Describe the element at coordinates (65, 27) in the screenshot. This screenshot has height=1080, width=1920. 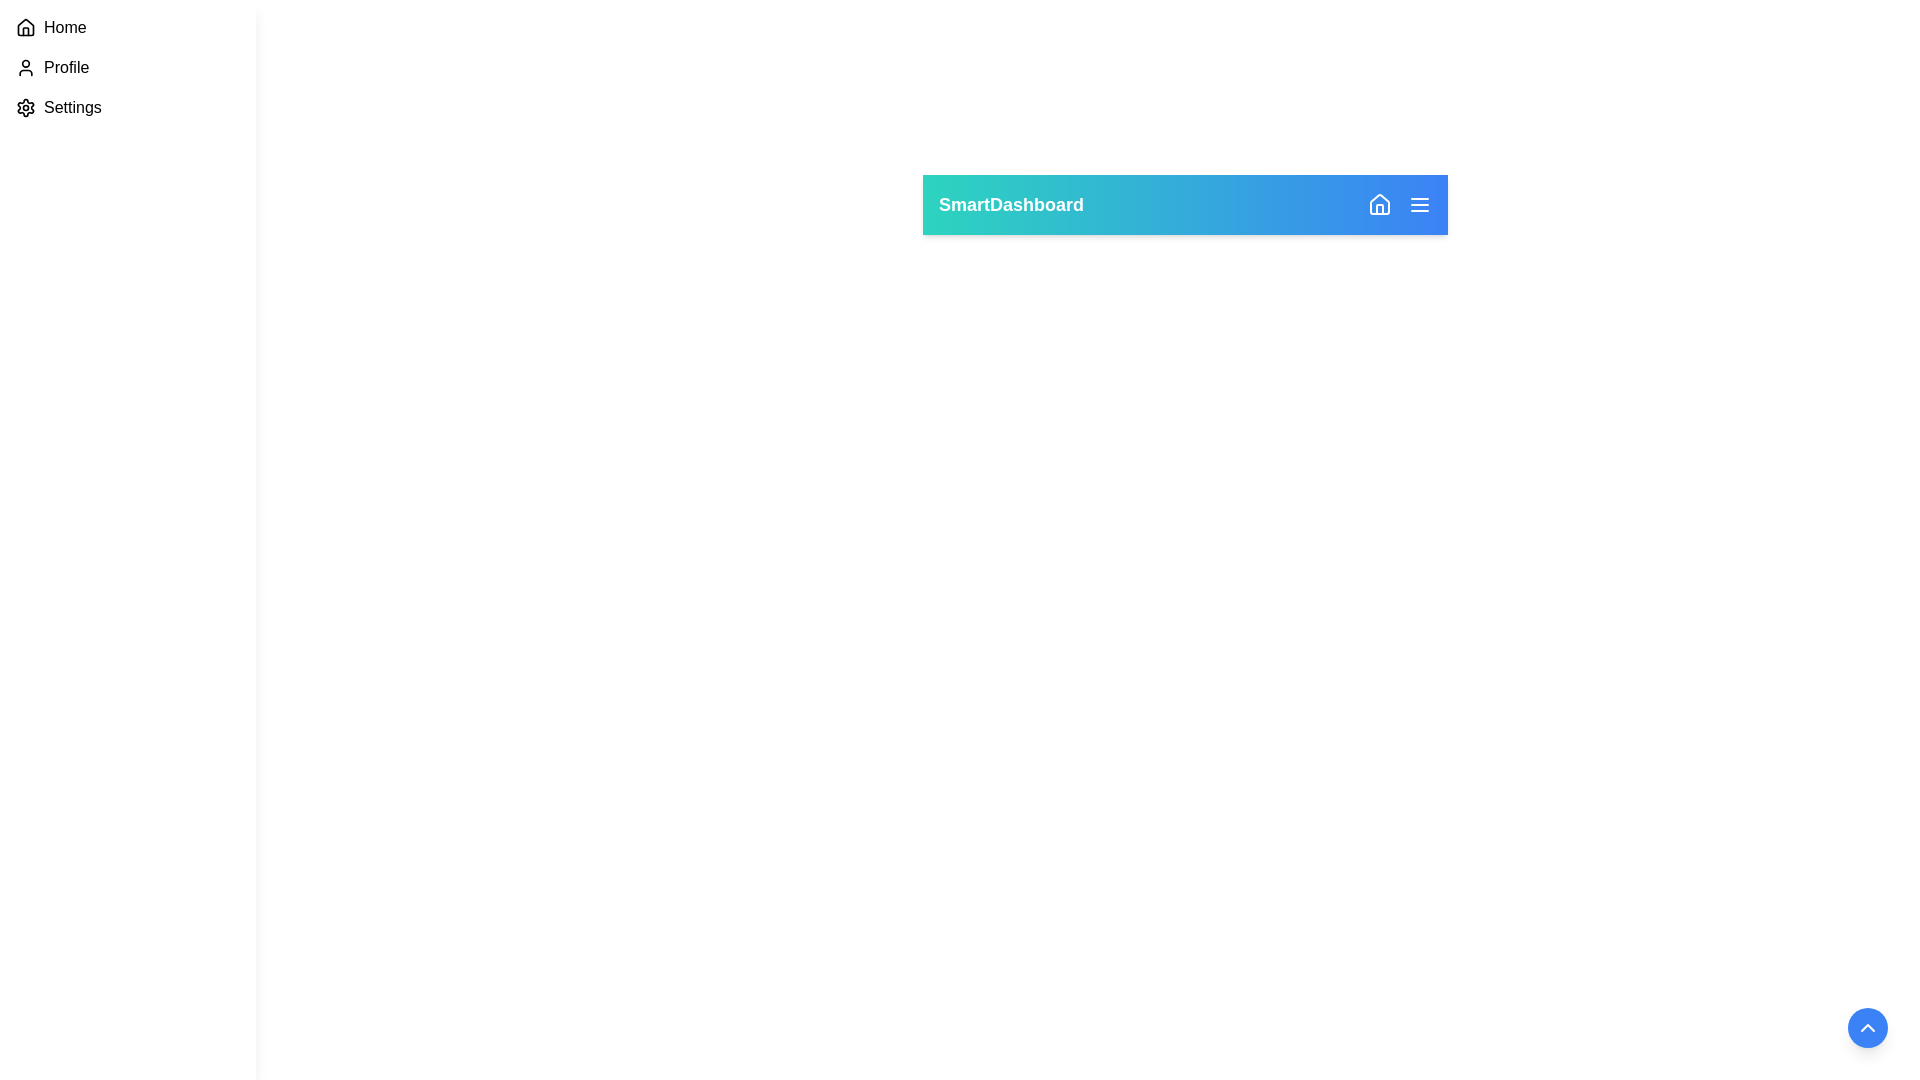
I see `the 'Home' text label located to the right of the house icon in the vertical navigation sidebar on the extreme left of the interface` at that location.